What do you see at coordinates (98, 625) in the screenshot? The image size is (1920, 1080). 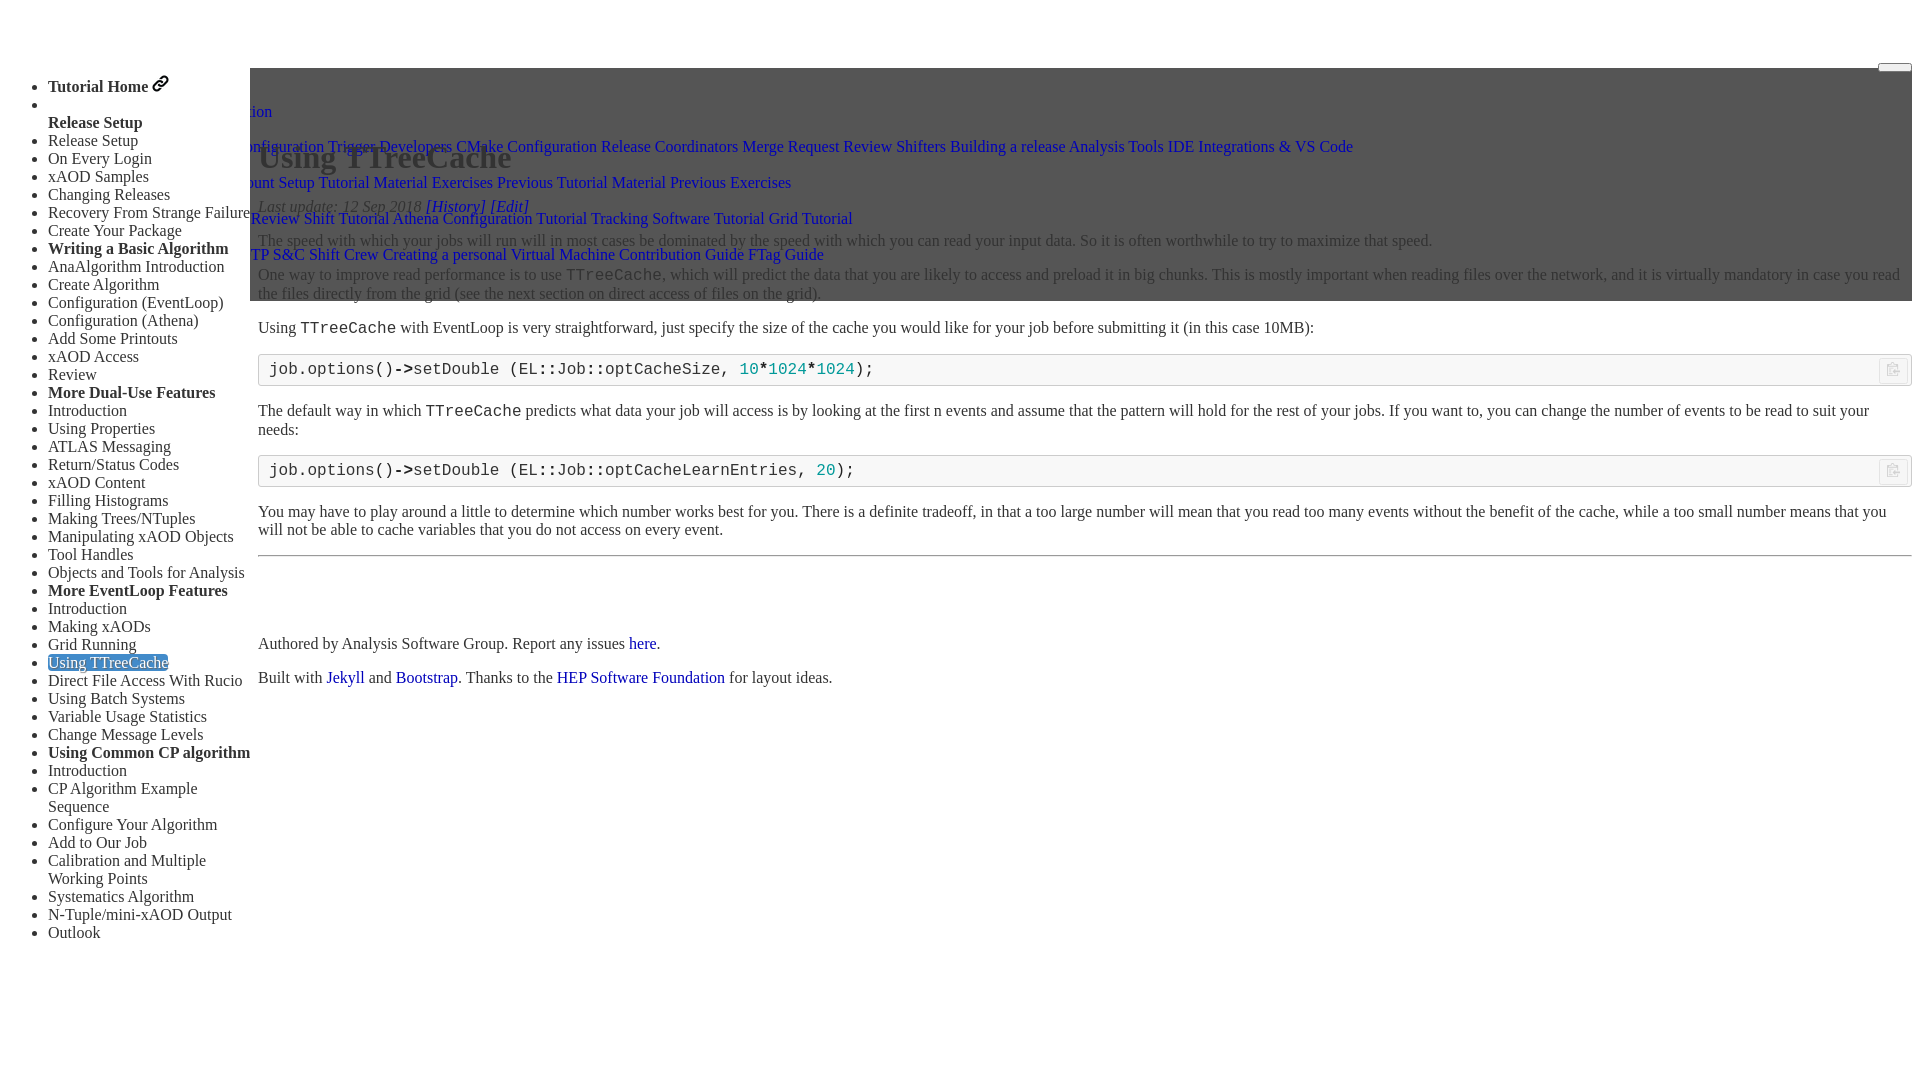 I see `'Making xAODs'` at bounding box center [98, 625].